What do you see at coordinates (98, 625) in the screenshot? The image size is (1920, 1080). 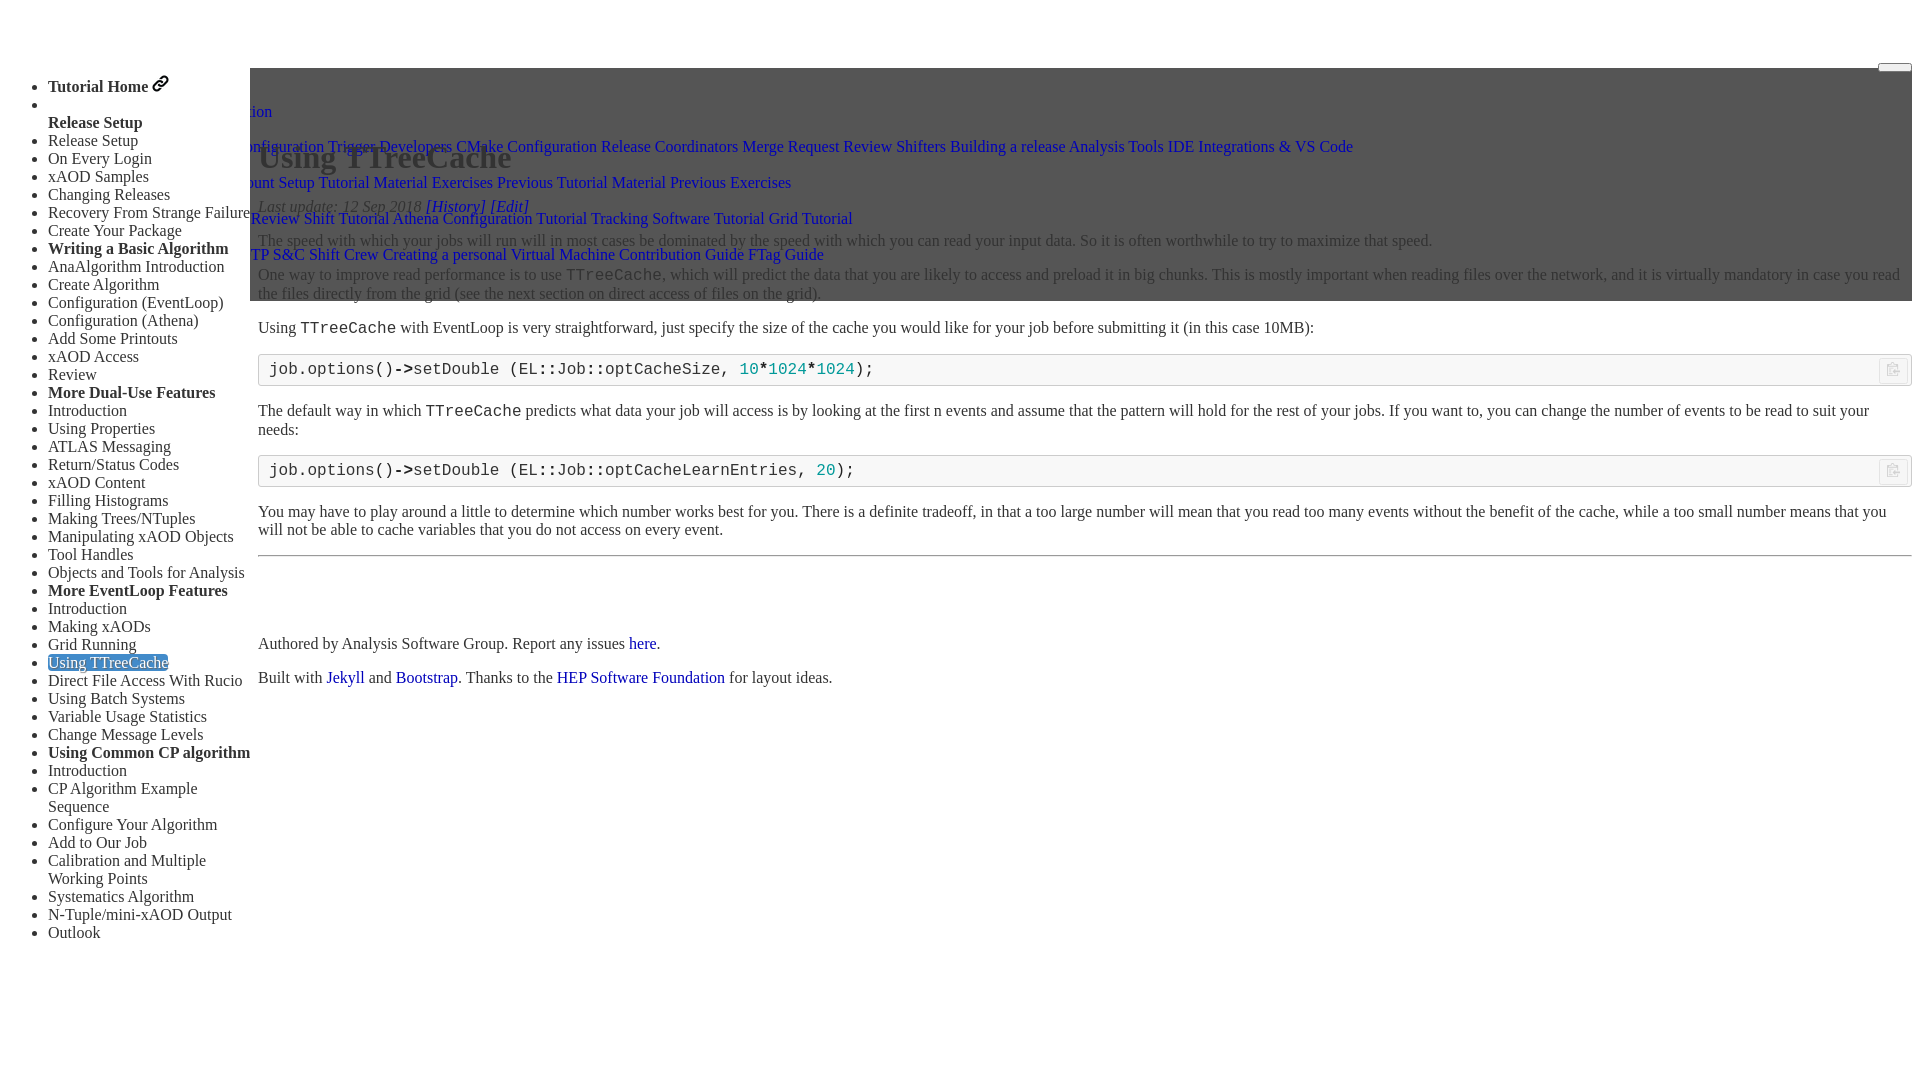 I see `'Making xAODs'` at bounding box center [98, 625].